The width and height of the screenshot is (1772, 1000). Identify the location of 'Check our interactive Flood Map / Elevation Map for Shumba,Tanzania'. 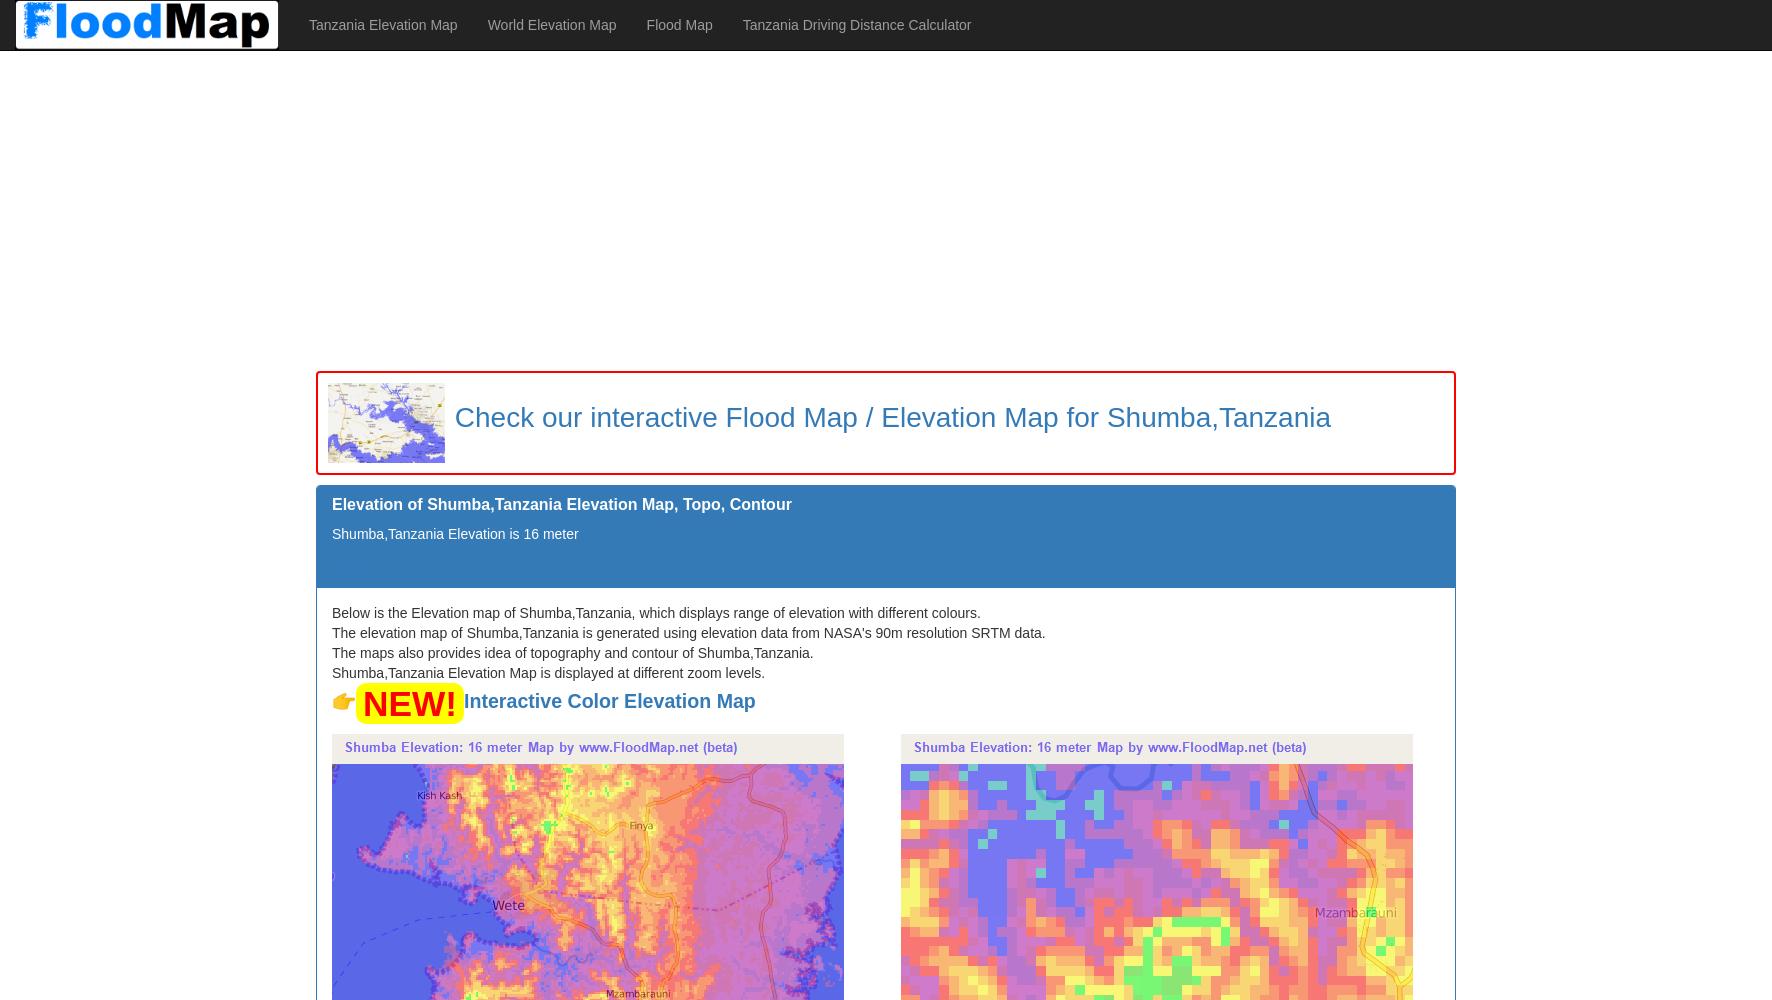
(891, 416).